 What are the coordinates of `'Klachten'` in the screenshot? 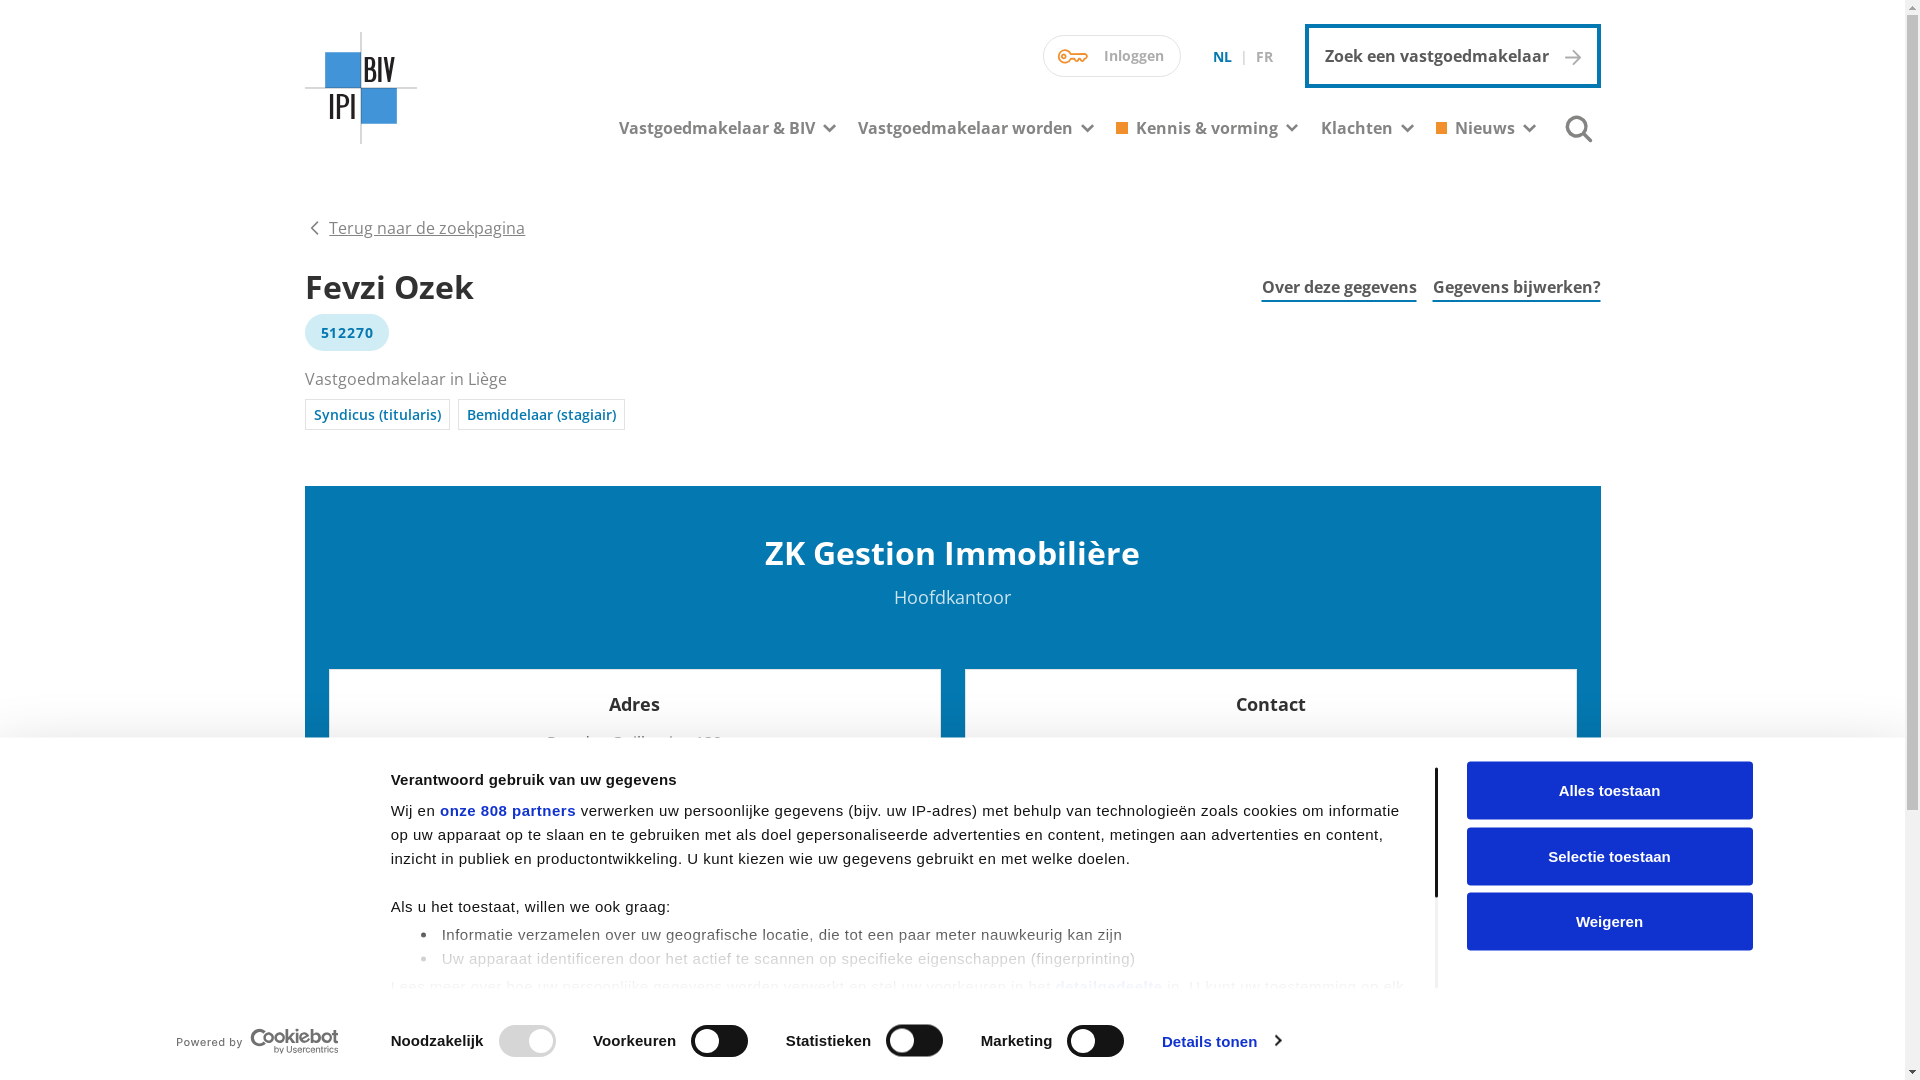 It's located at (1357, 127).